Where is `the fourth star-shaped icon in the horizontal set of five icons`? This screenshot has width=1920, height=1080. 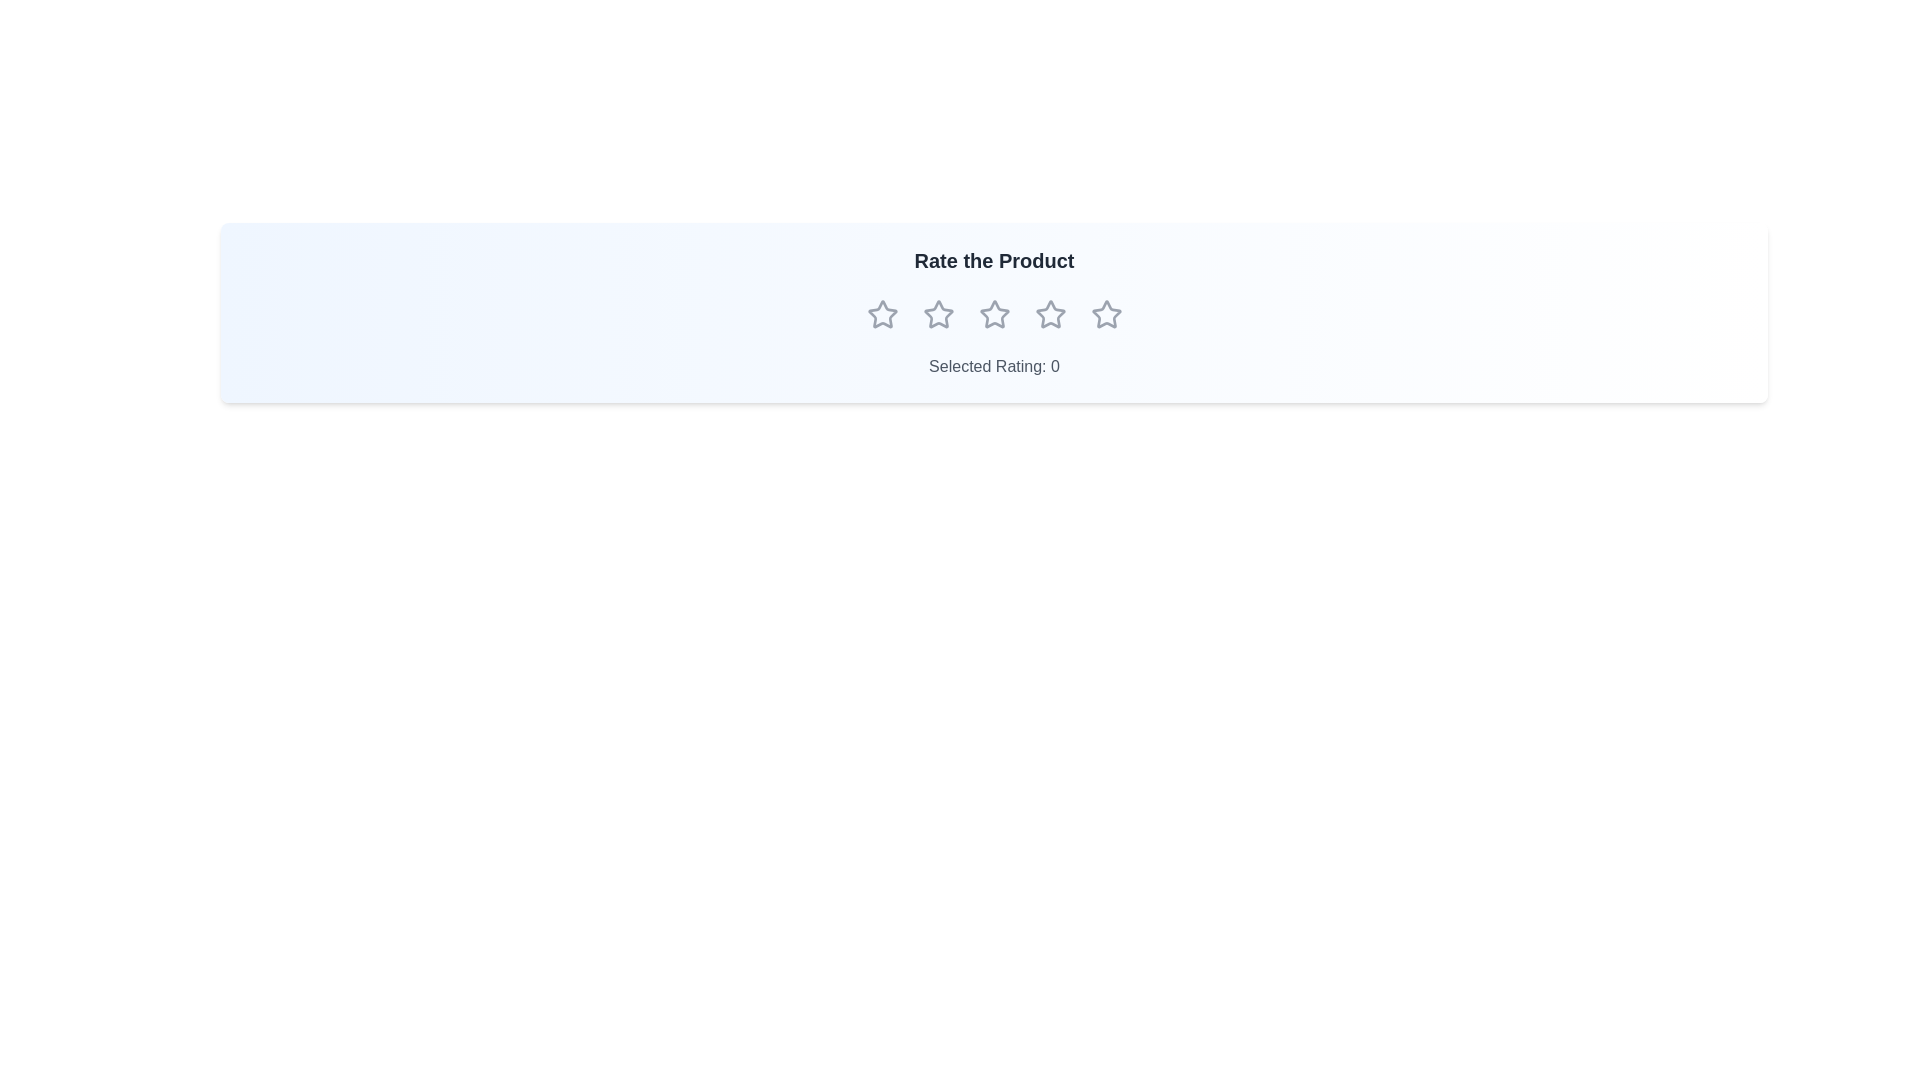
the fourth star-shaped icon in the horizontal set of five icons is located at coordinates (1049, 315).